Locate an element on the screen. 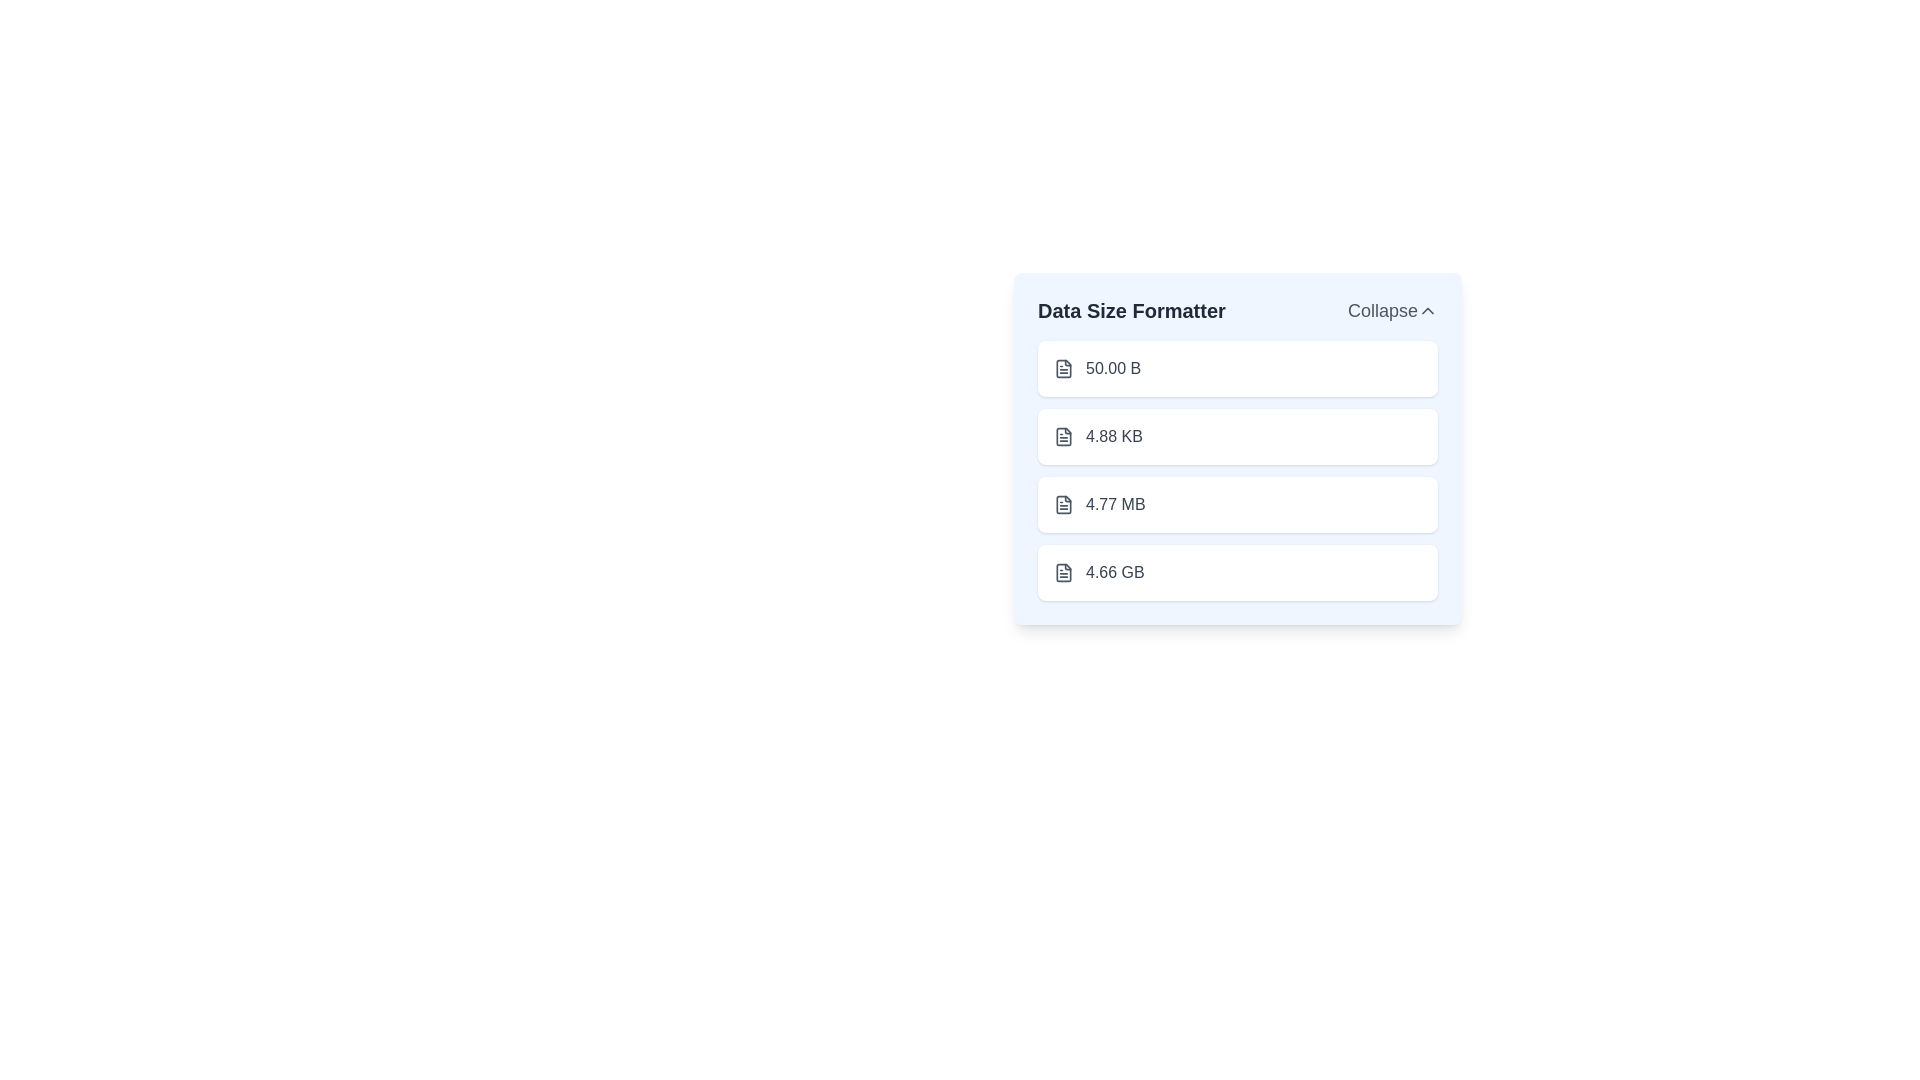  the small square-shaped file icon with a gray outline, located to the left of the text '4.77 MB' is located at coordinates (1063, 504).